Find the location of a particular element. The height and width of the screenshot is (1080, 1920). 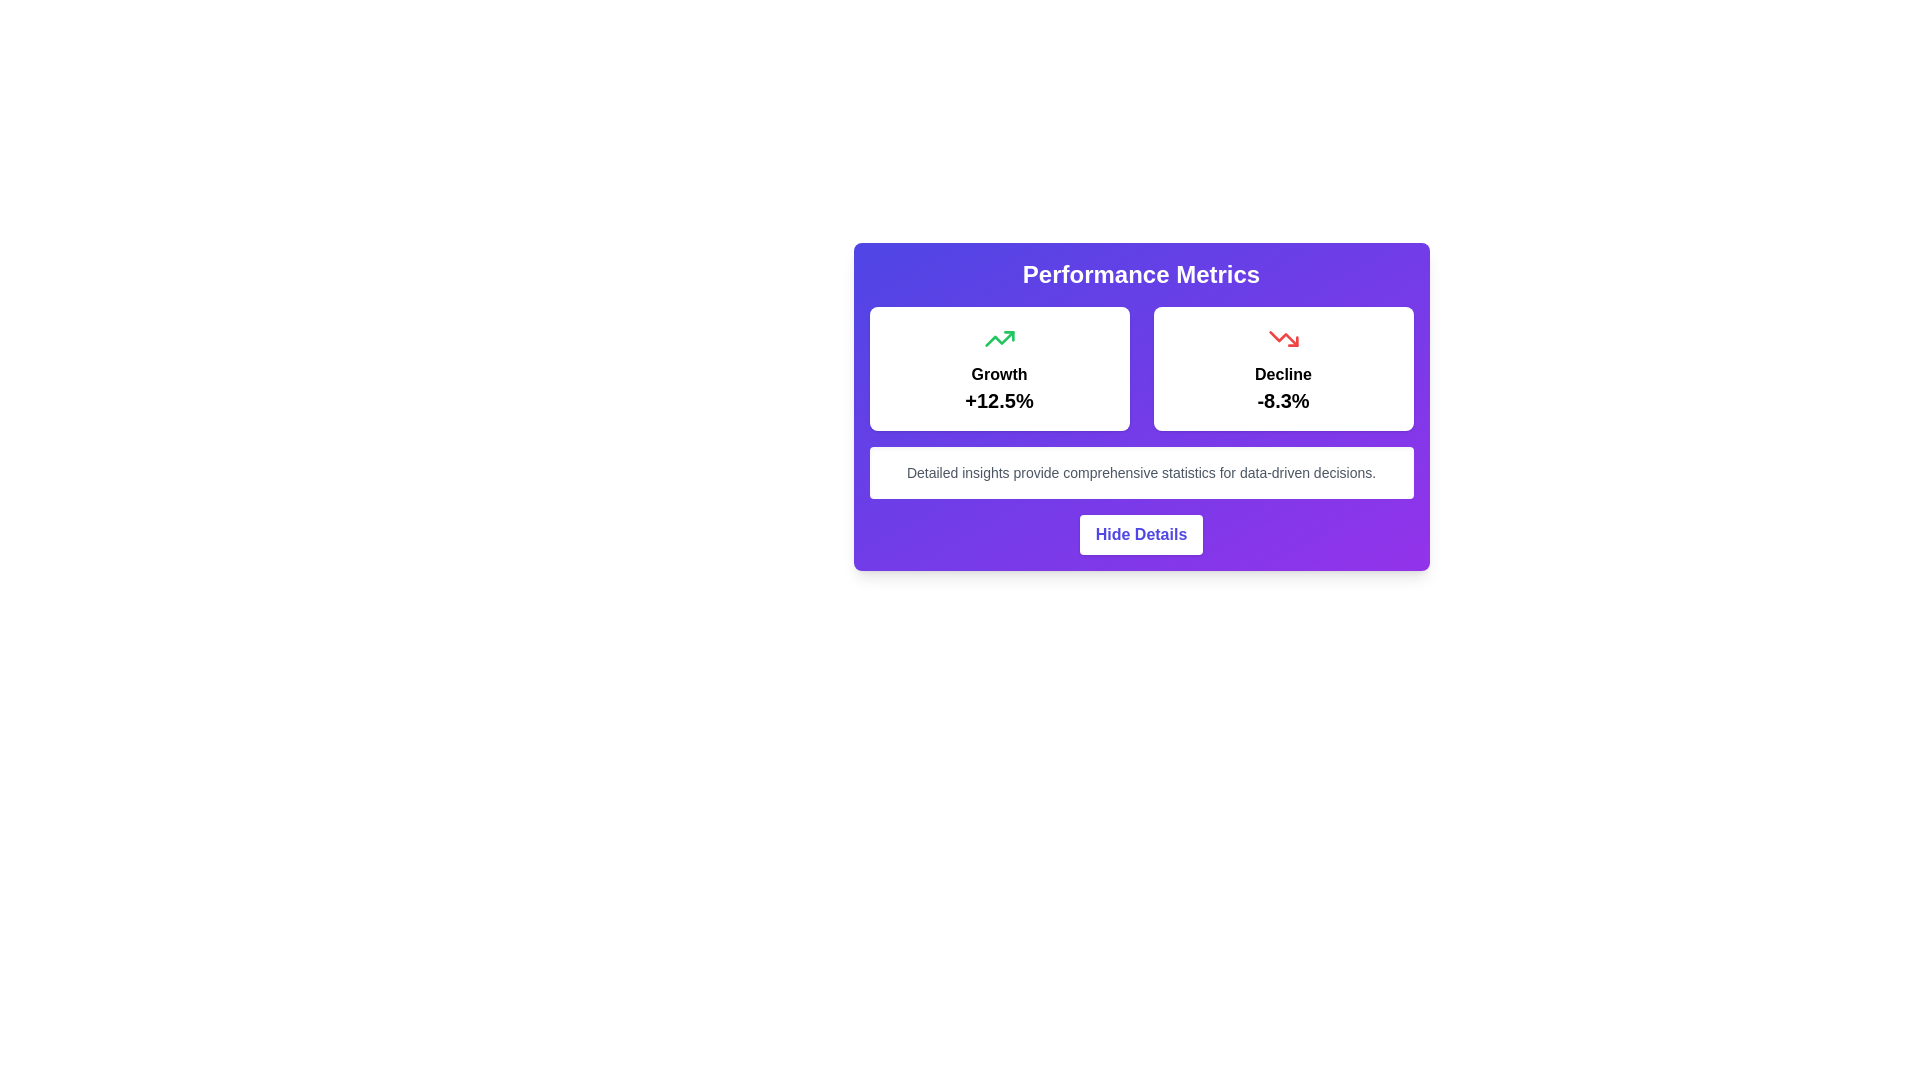

the red downward arrow decorative graphical component located above the text 'Decline -8.3%' in the performance metrics section is located at coordinates (1283, 338).